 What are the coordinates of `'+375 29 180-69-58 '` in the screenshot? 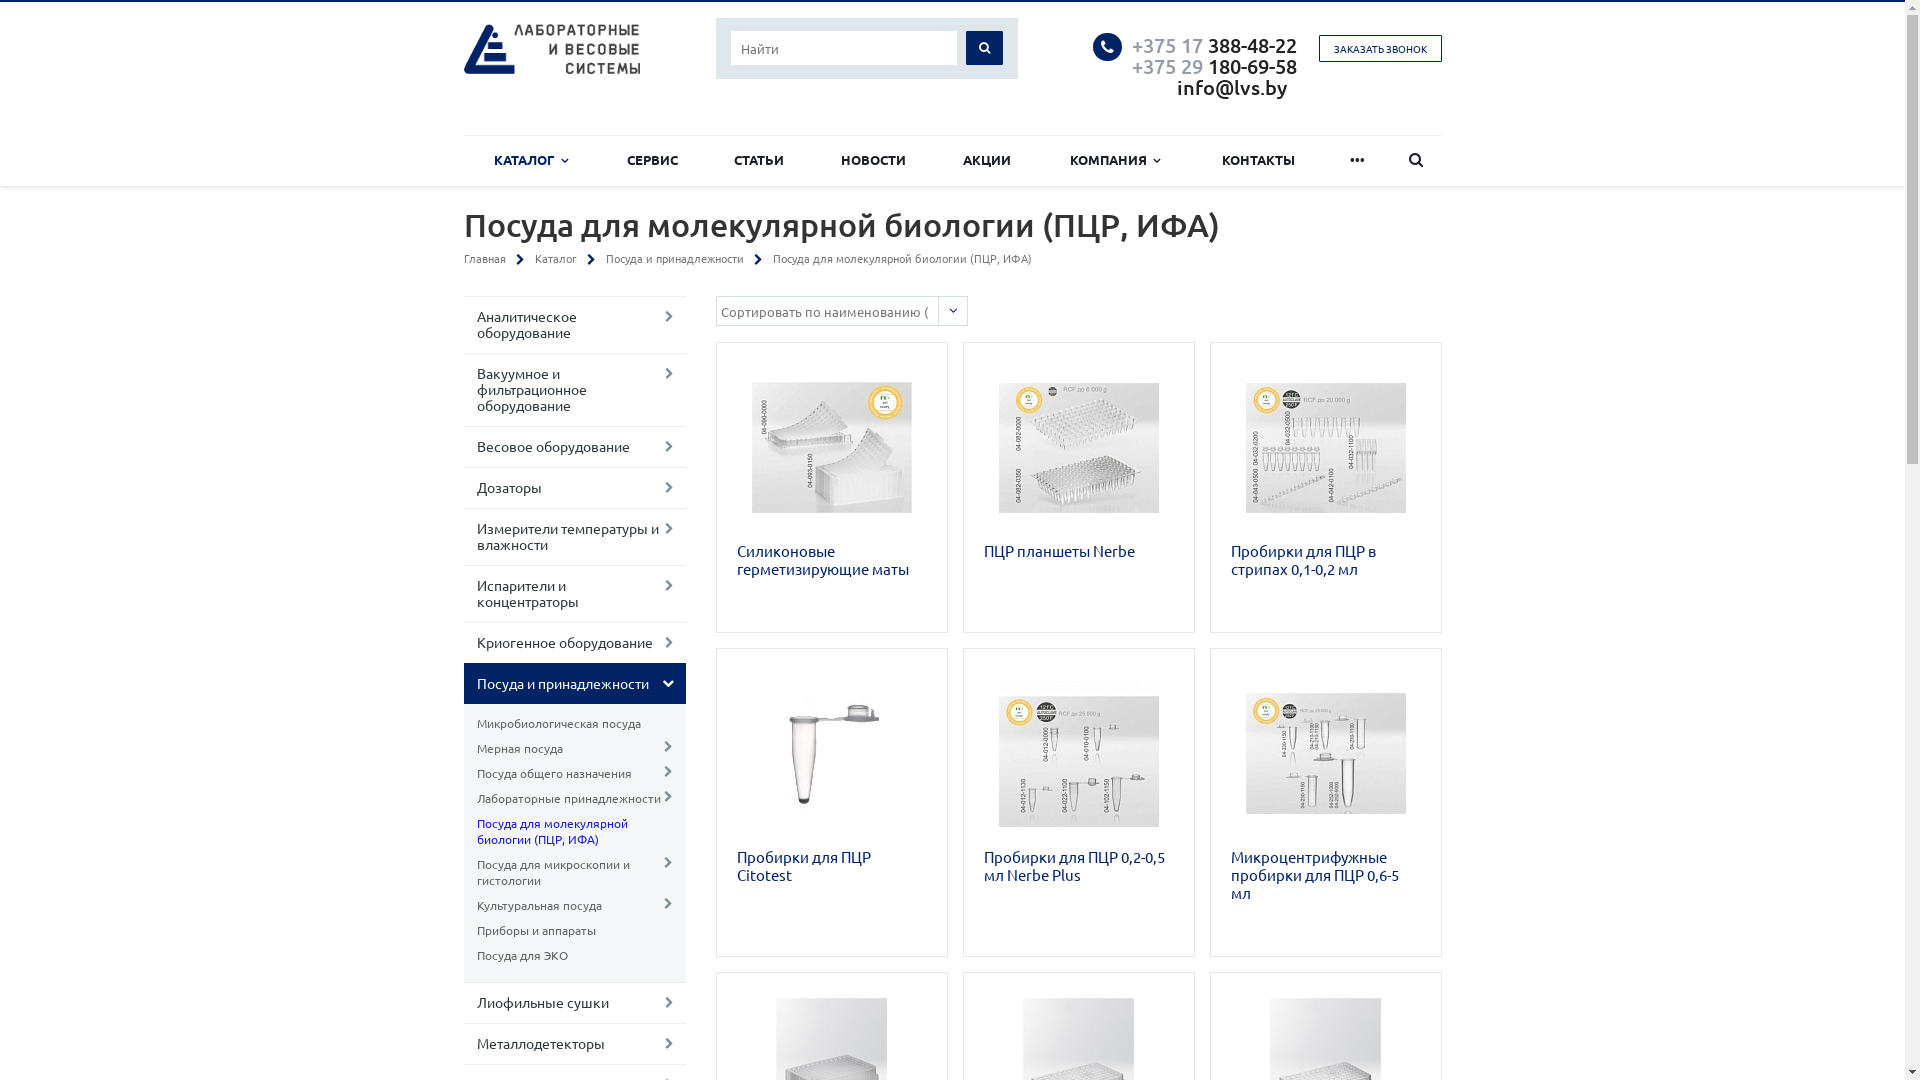 It's located at (1216, 64).